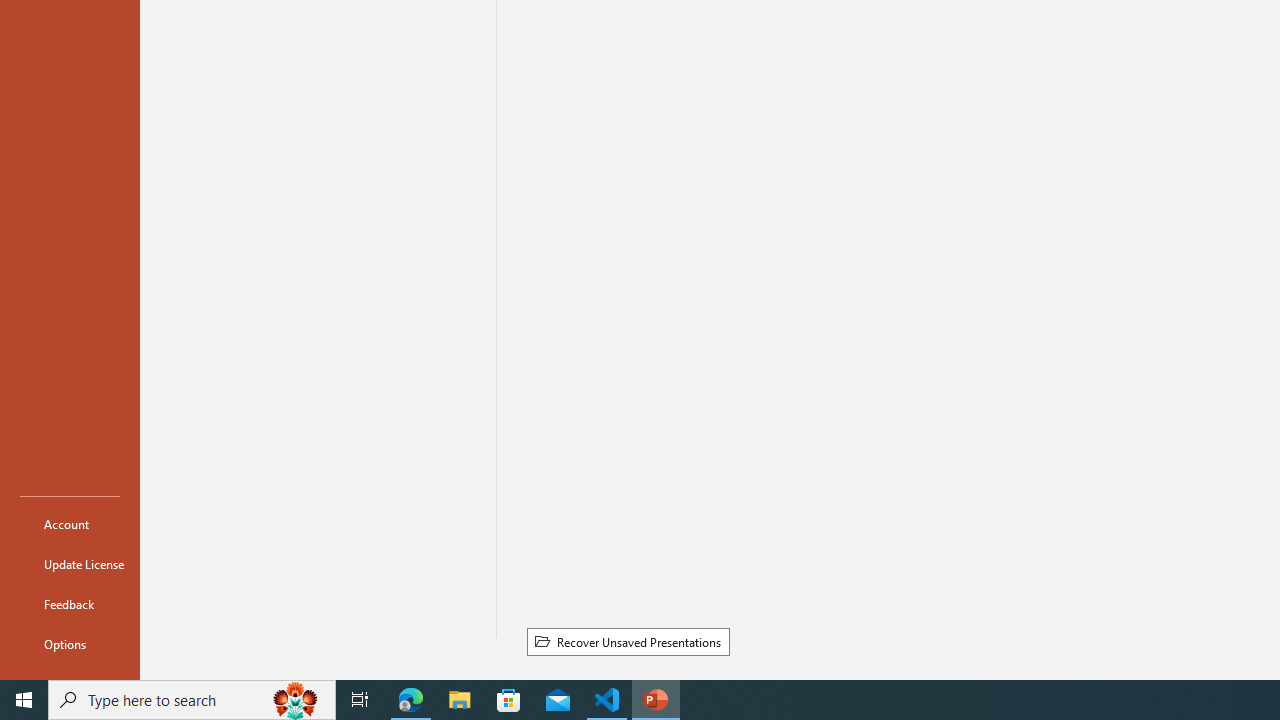  I want to click on 'Options', so click(69, 644).